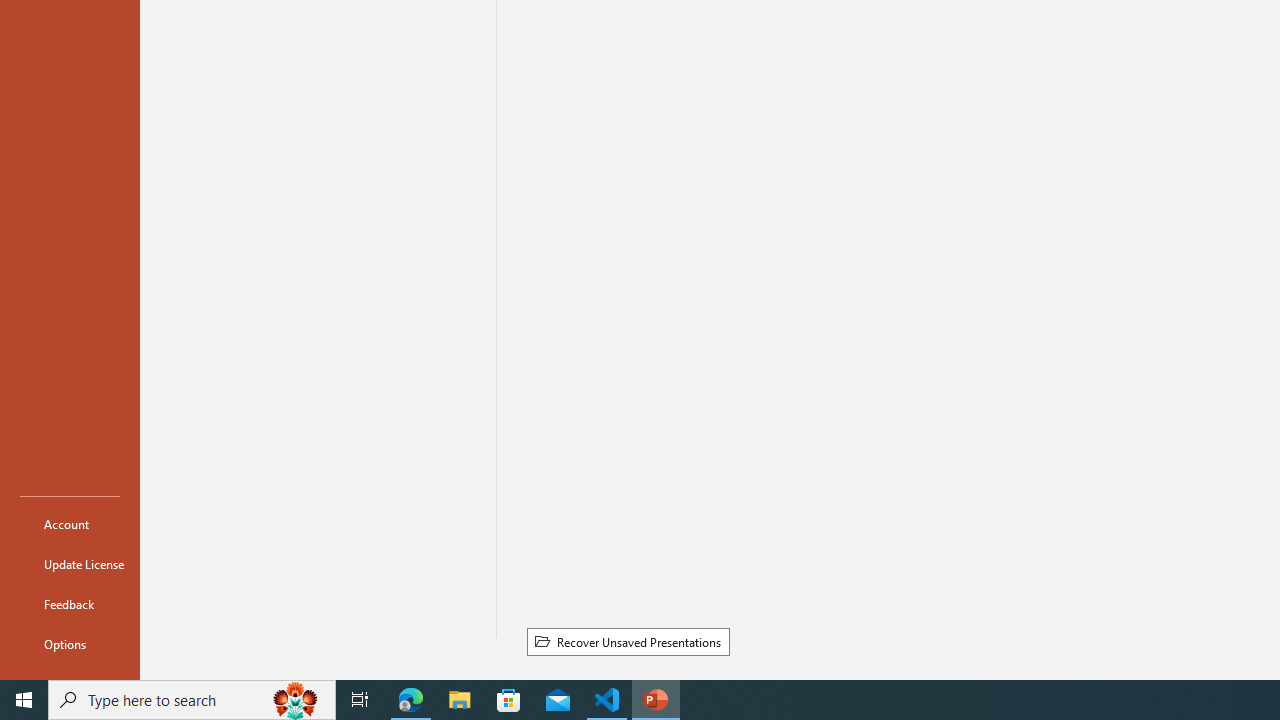  I want to click on 'Options', so click(69, 644).